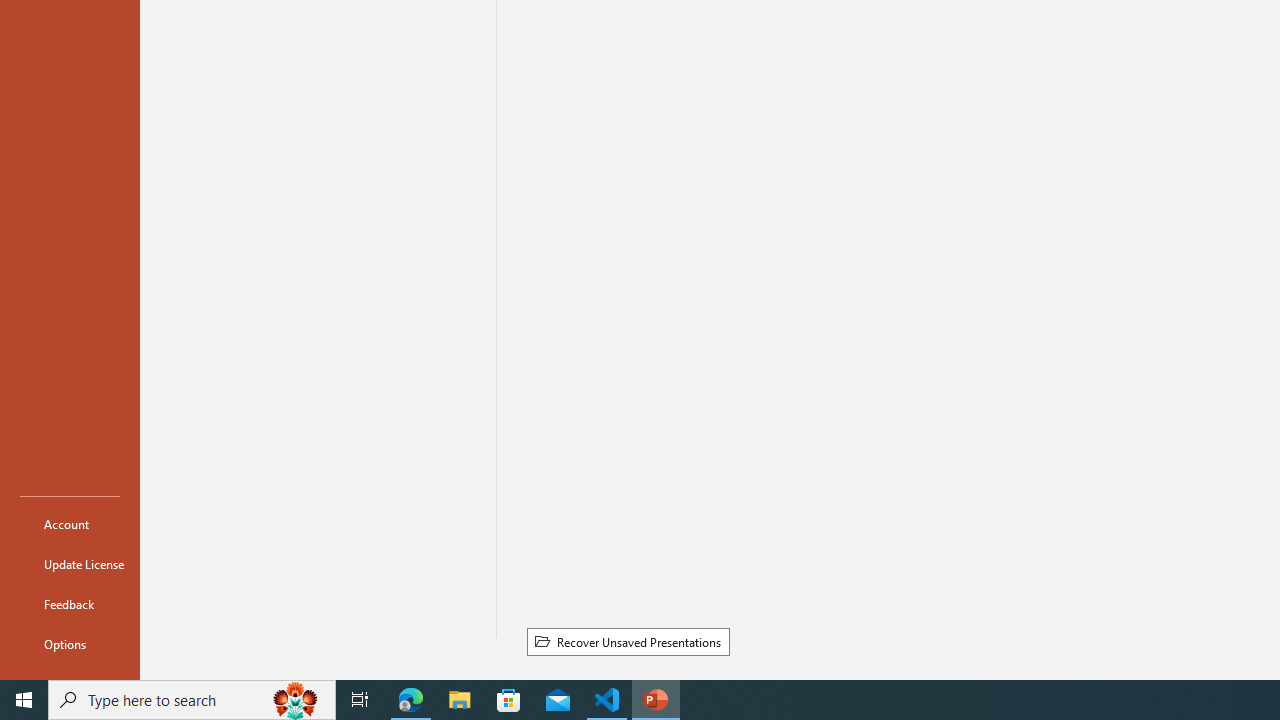  I want to click on 'Options', so click(69, 644).